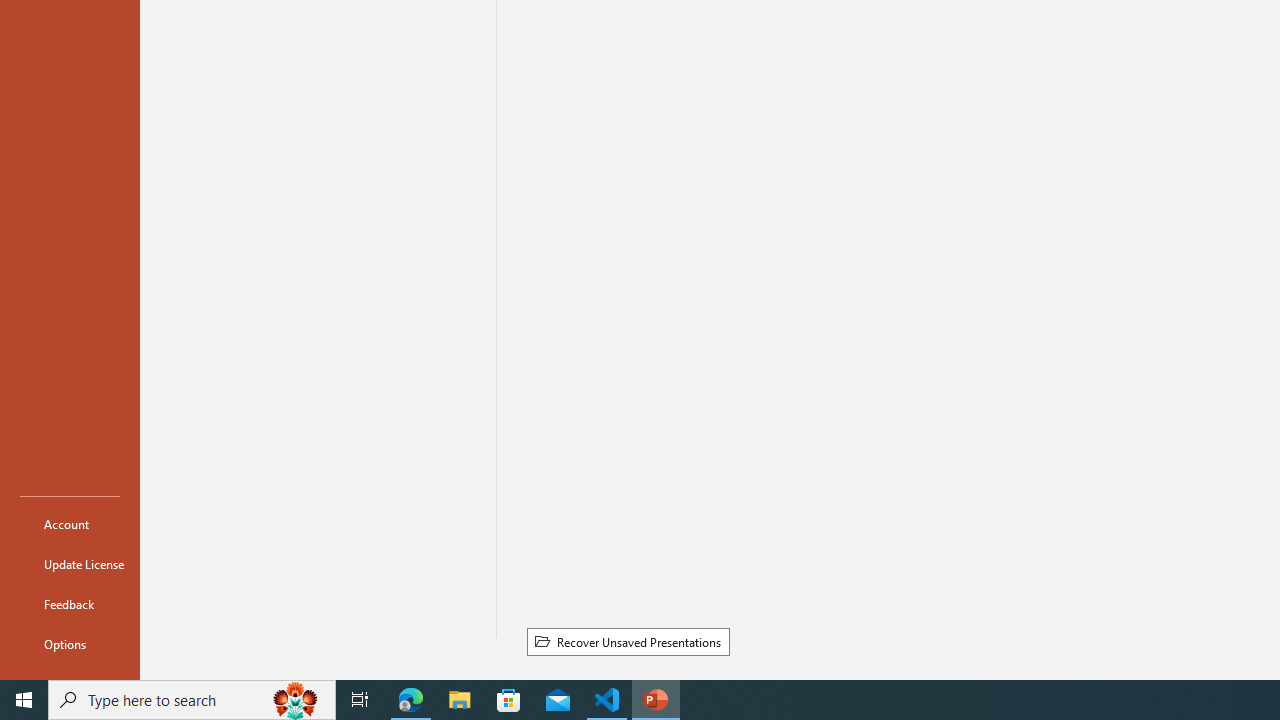  I want to click on 'Options', so click(69, 644).